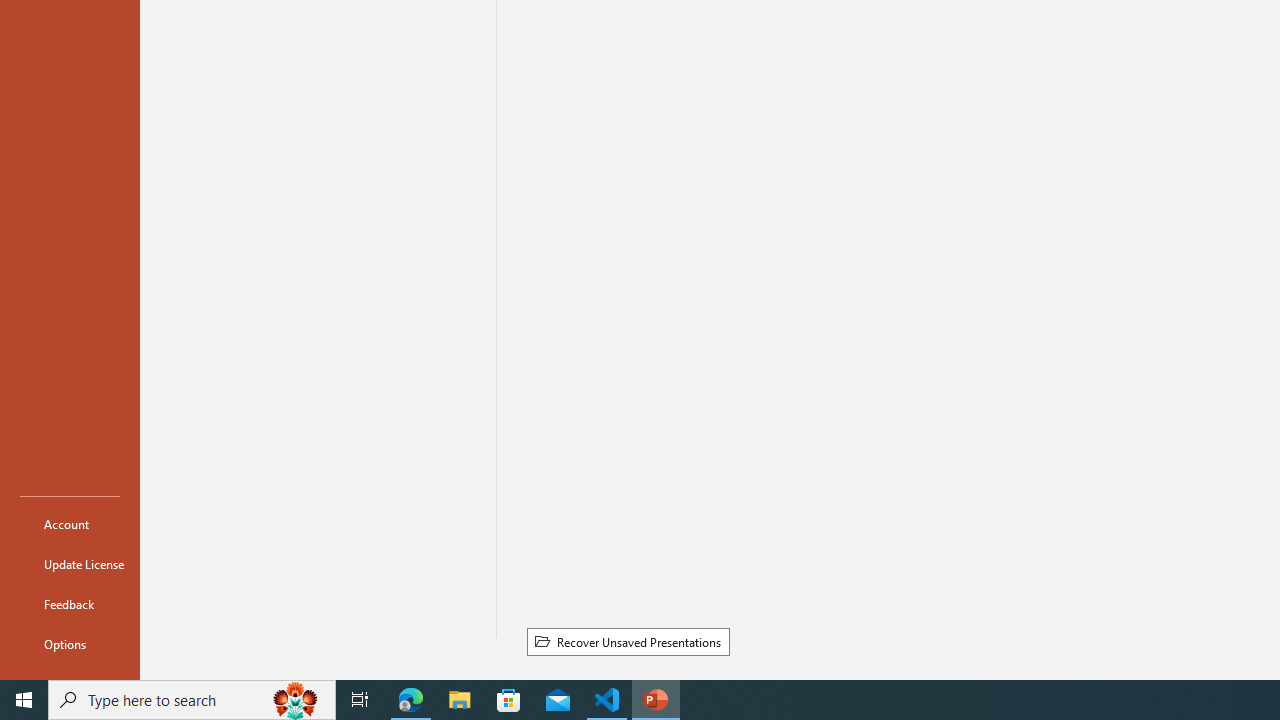  I want to click on 'Options', so click(69, 644).